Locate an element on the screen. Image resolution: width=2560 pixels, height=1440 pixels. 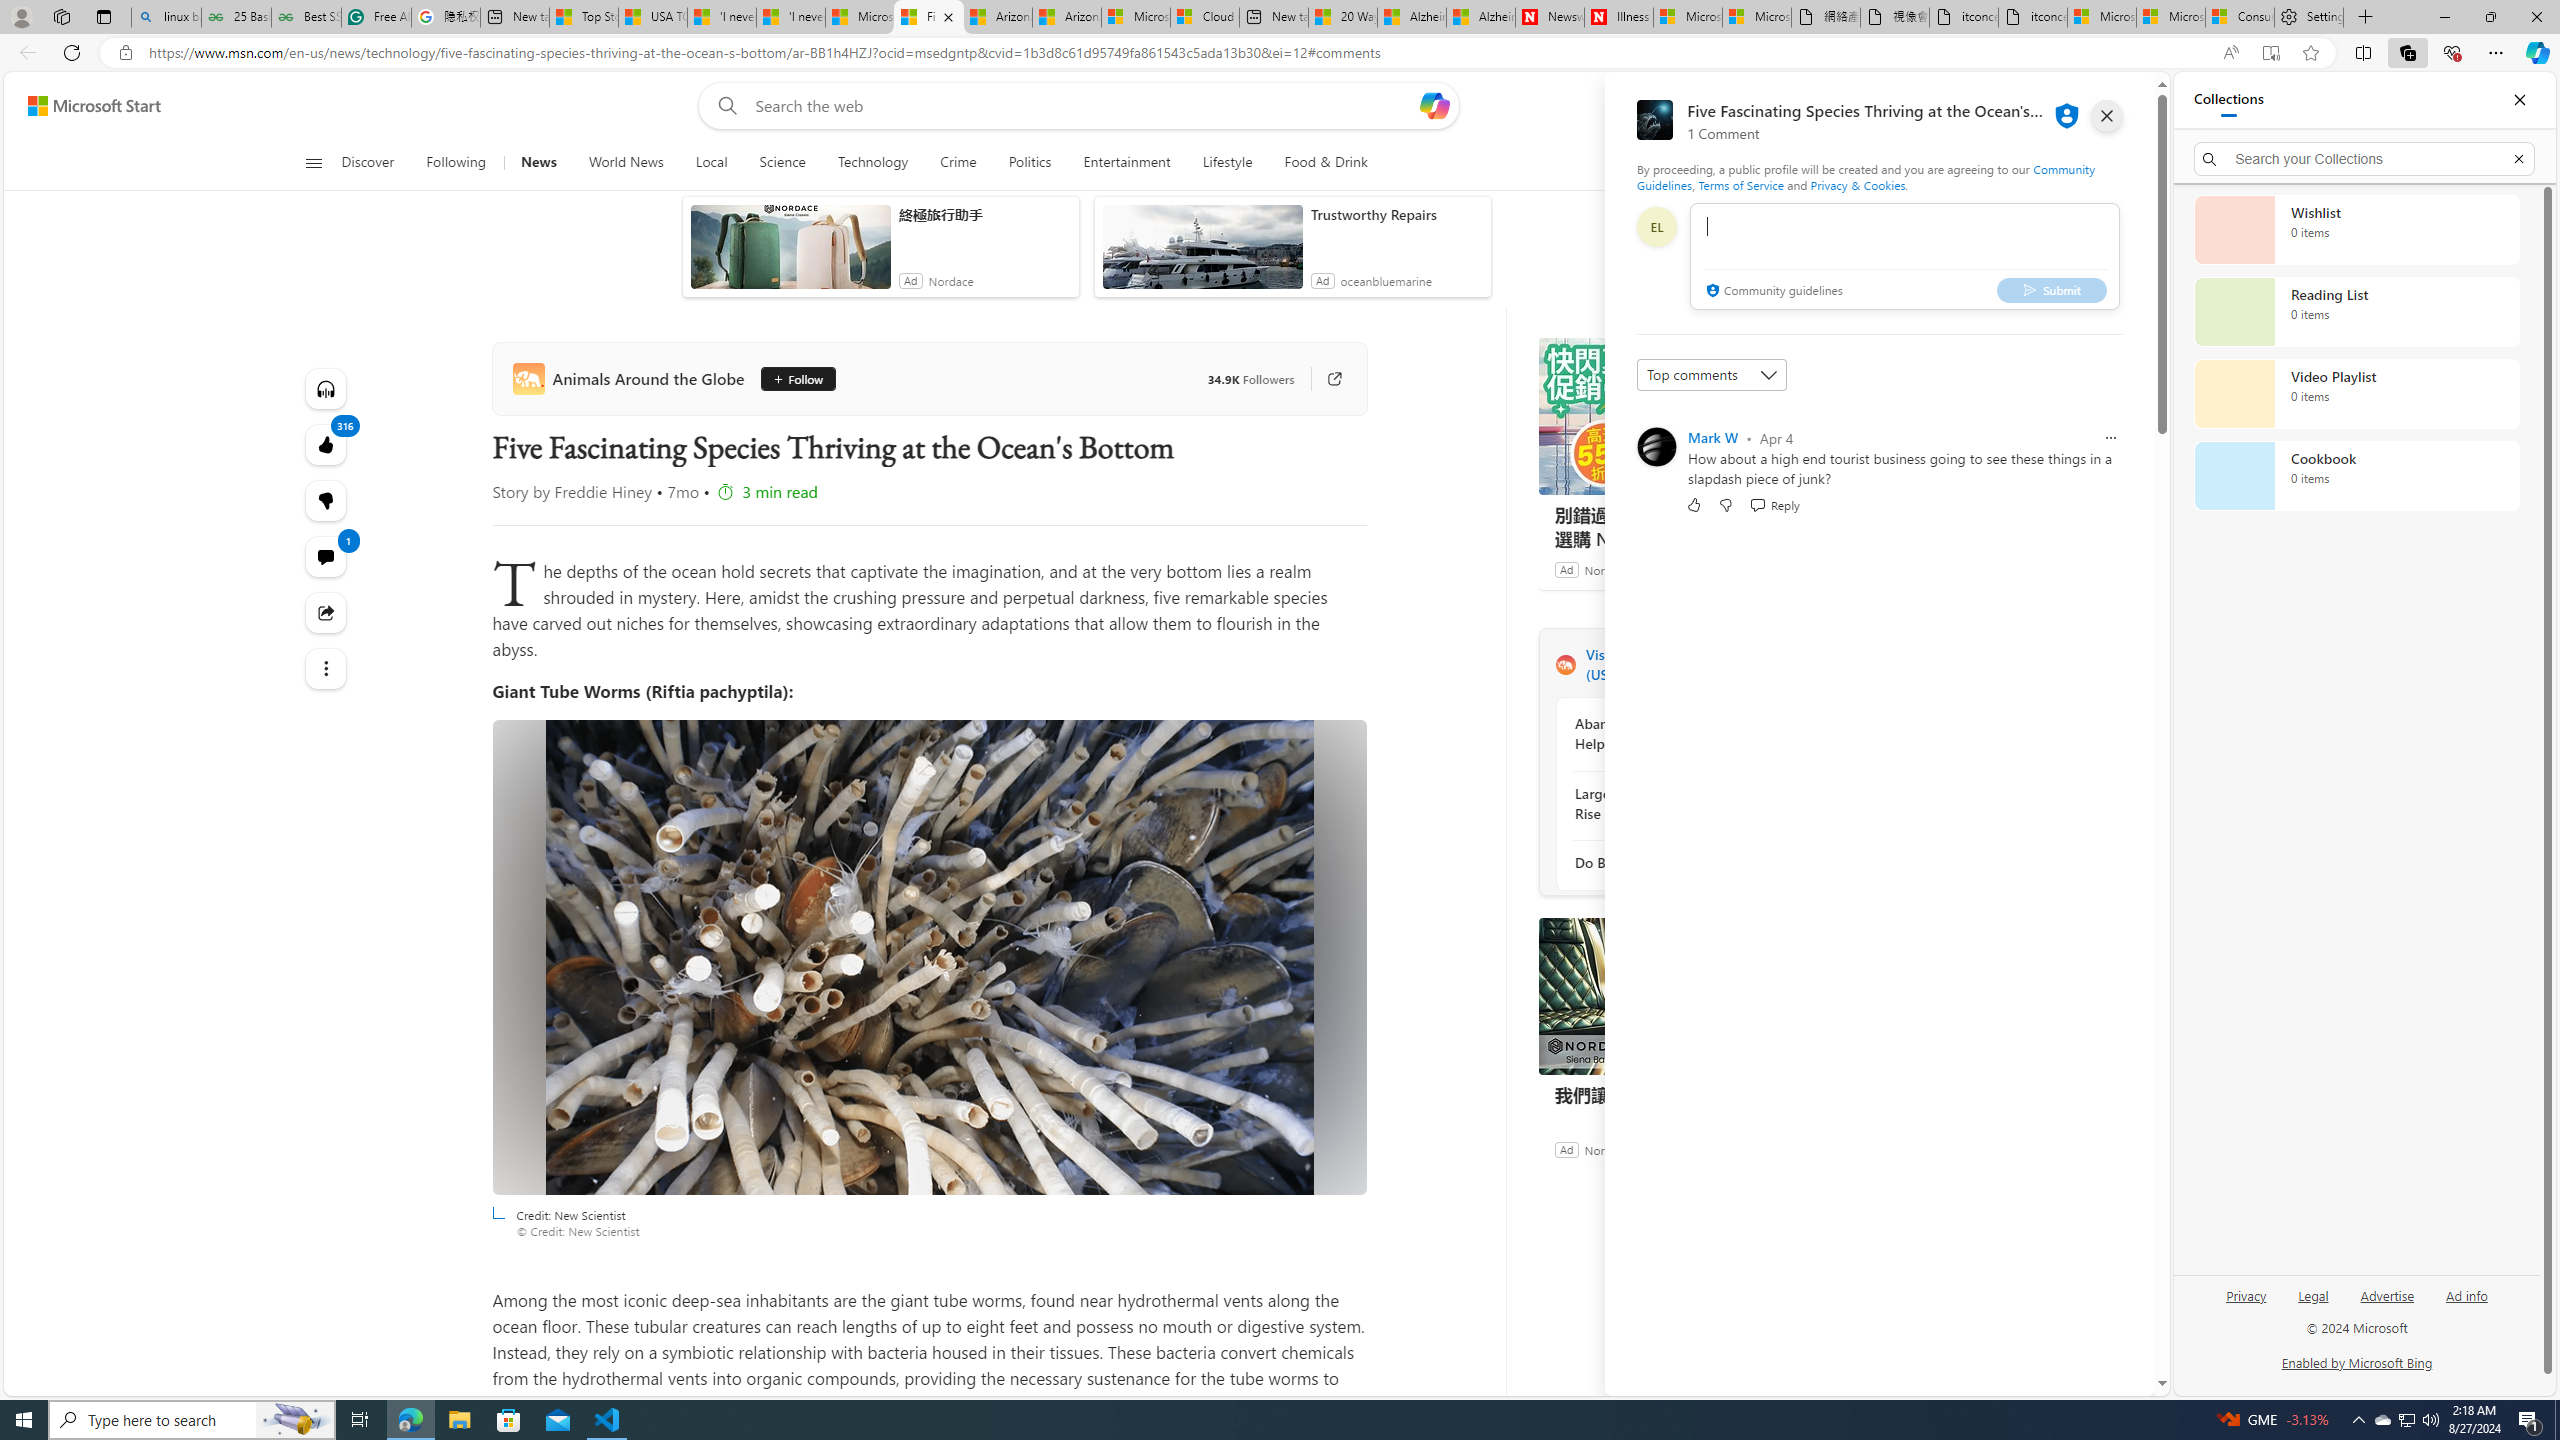
'Reading List collection, 0 items' is located at coordinates (2356, 310).